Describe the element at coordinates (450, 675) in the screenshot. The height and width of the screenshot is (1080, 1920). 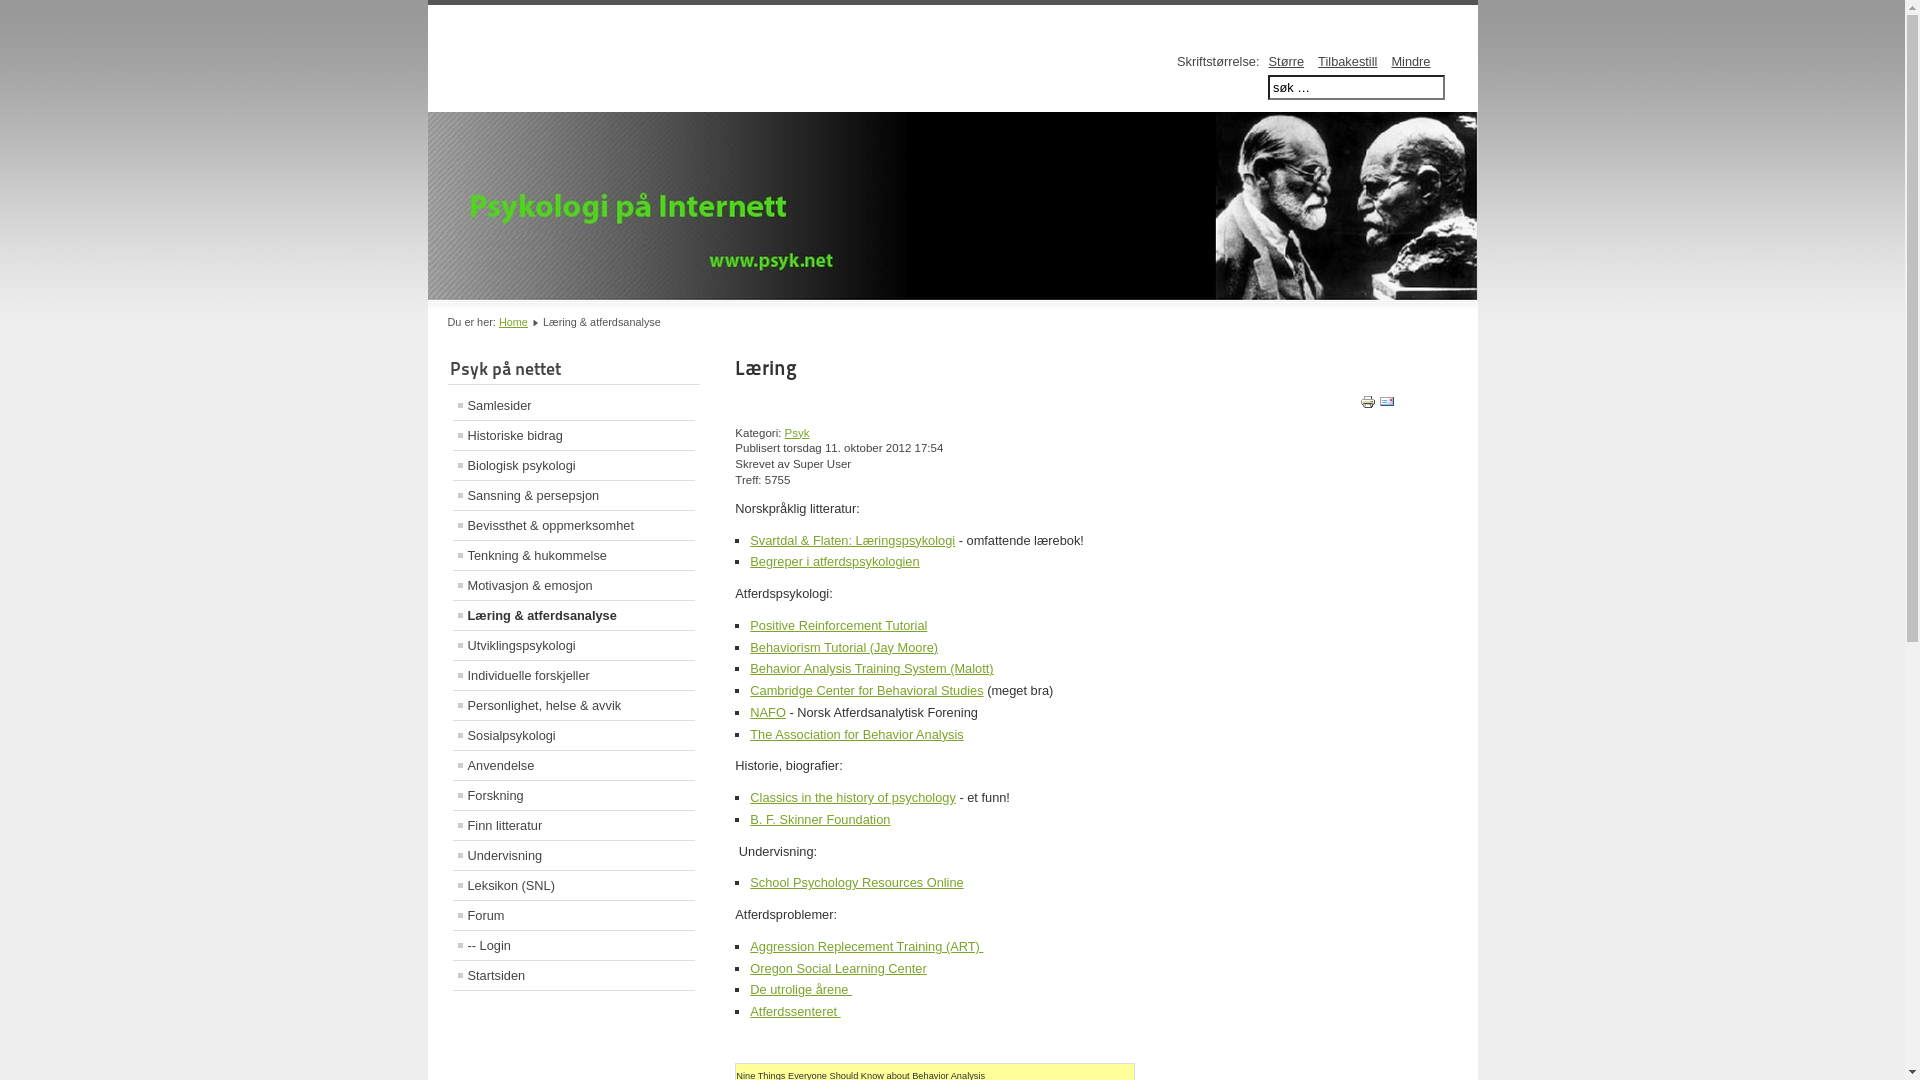
I see `'Individuelle forskjeller'` at that location.